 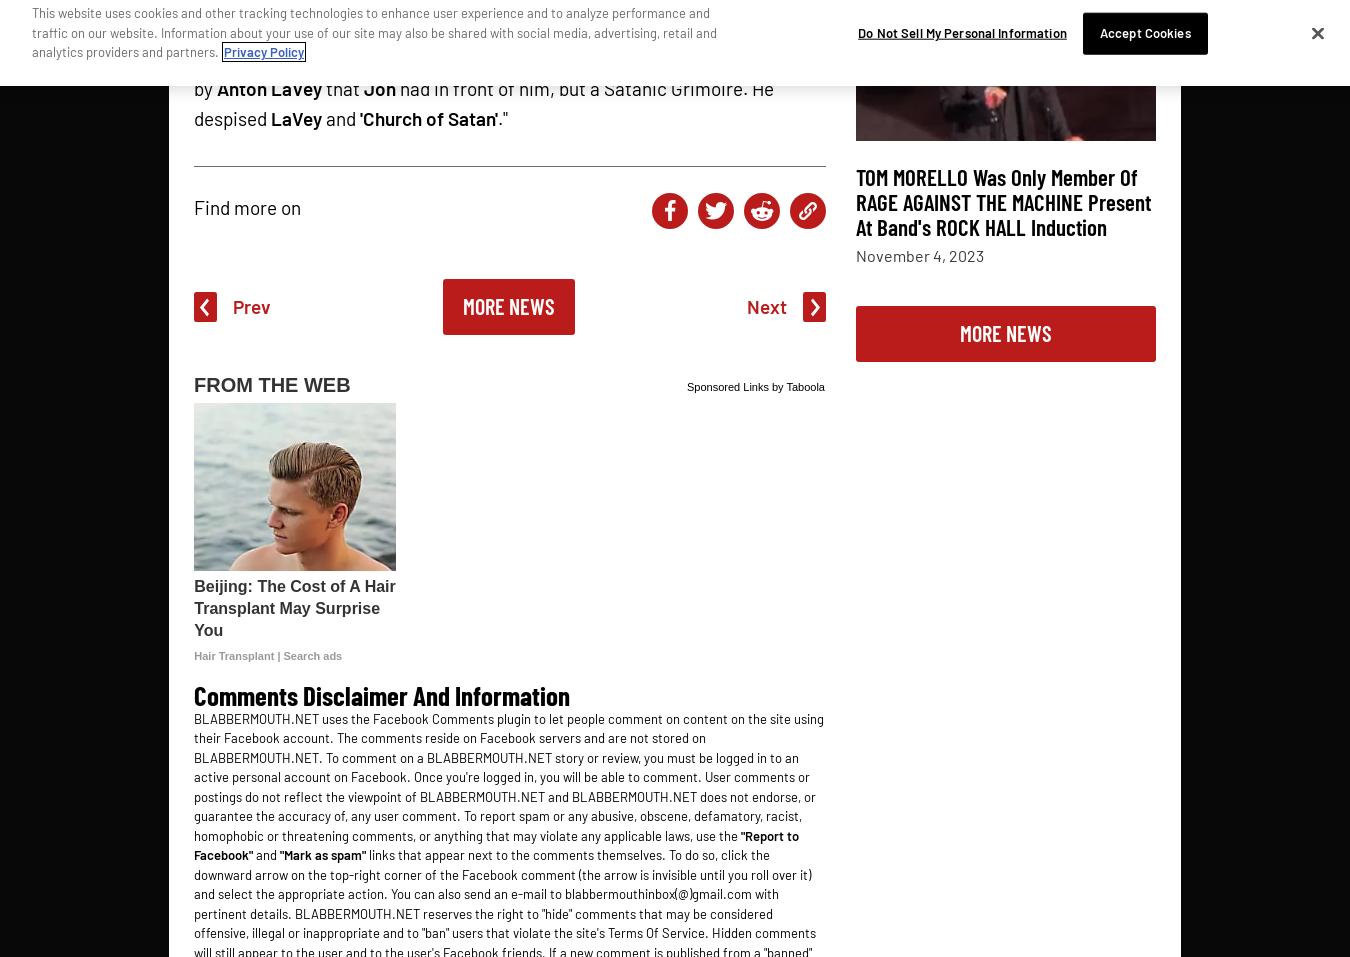 What do you see at coordinates (322, 853) in the screenshot?
I see `'"Mark as spam"'` at bounding box center [322, 853].